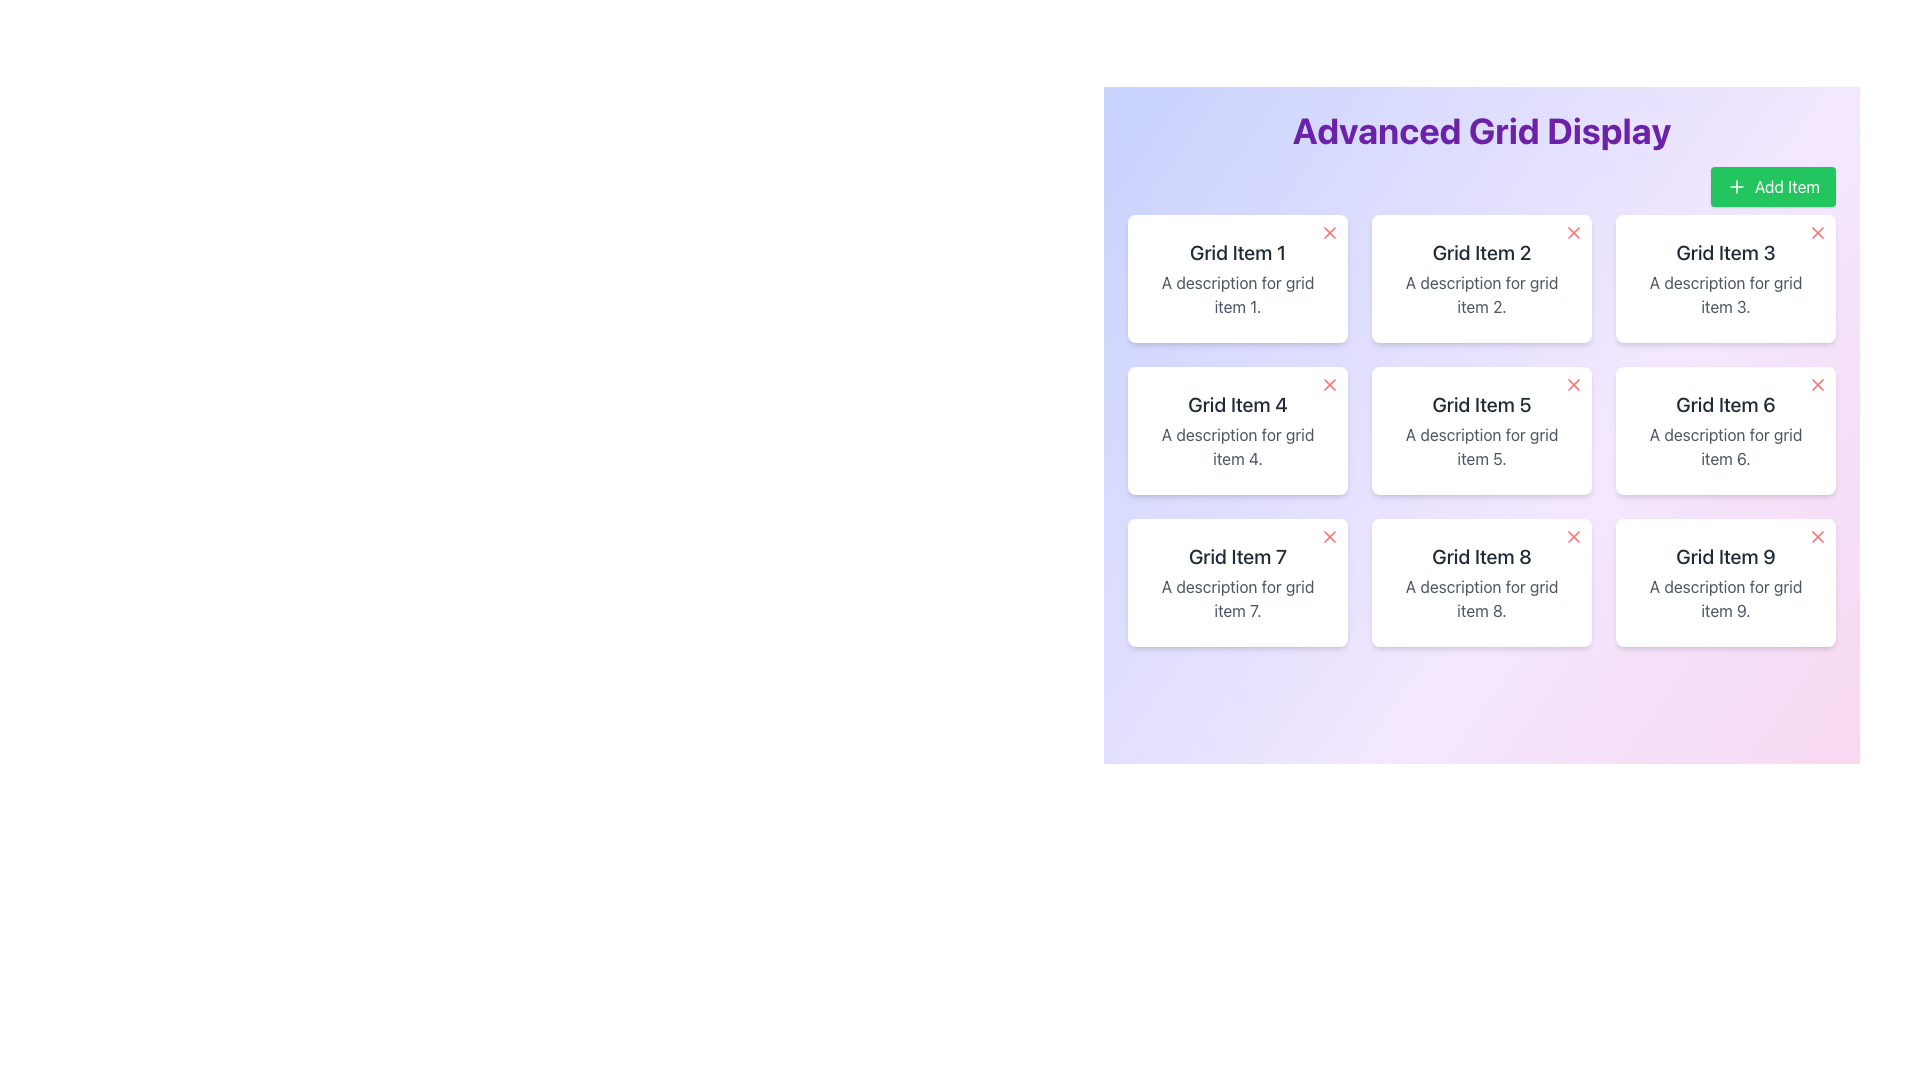 Image resolution: width=1920 pixels, height=1080 pixels. I want to click on the close button on the top-right corner of 'Grid Item 7', so click(1329, 535).